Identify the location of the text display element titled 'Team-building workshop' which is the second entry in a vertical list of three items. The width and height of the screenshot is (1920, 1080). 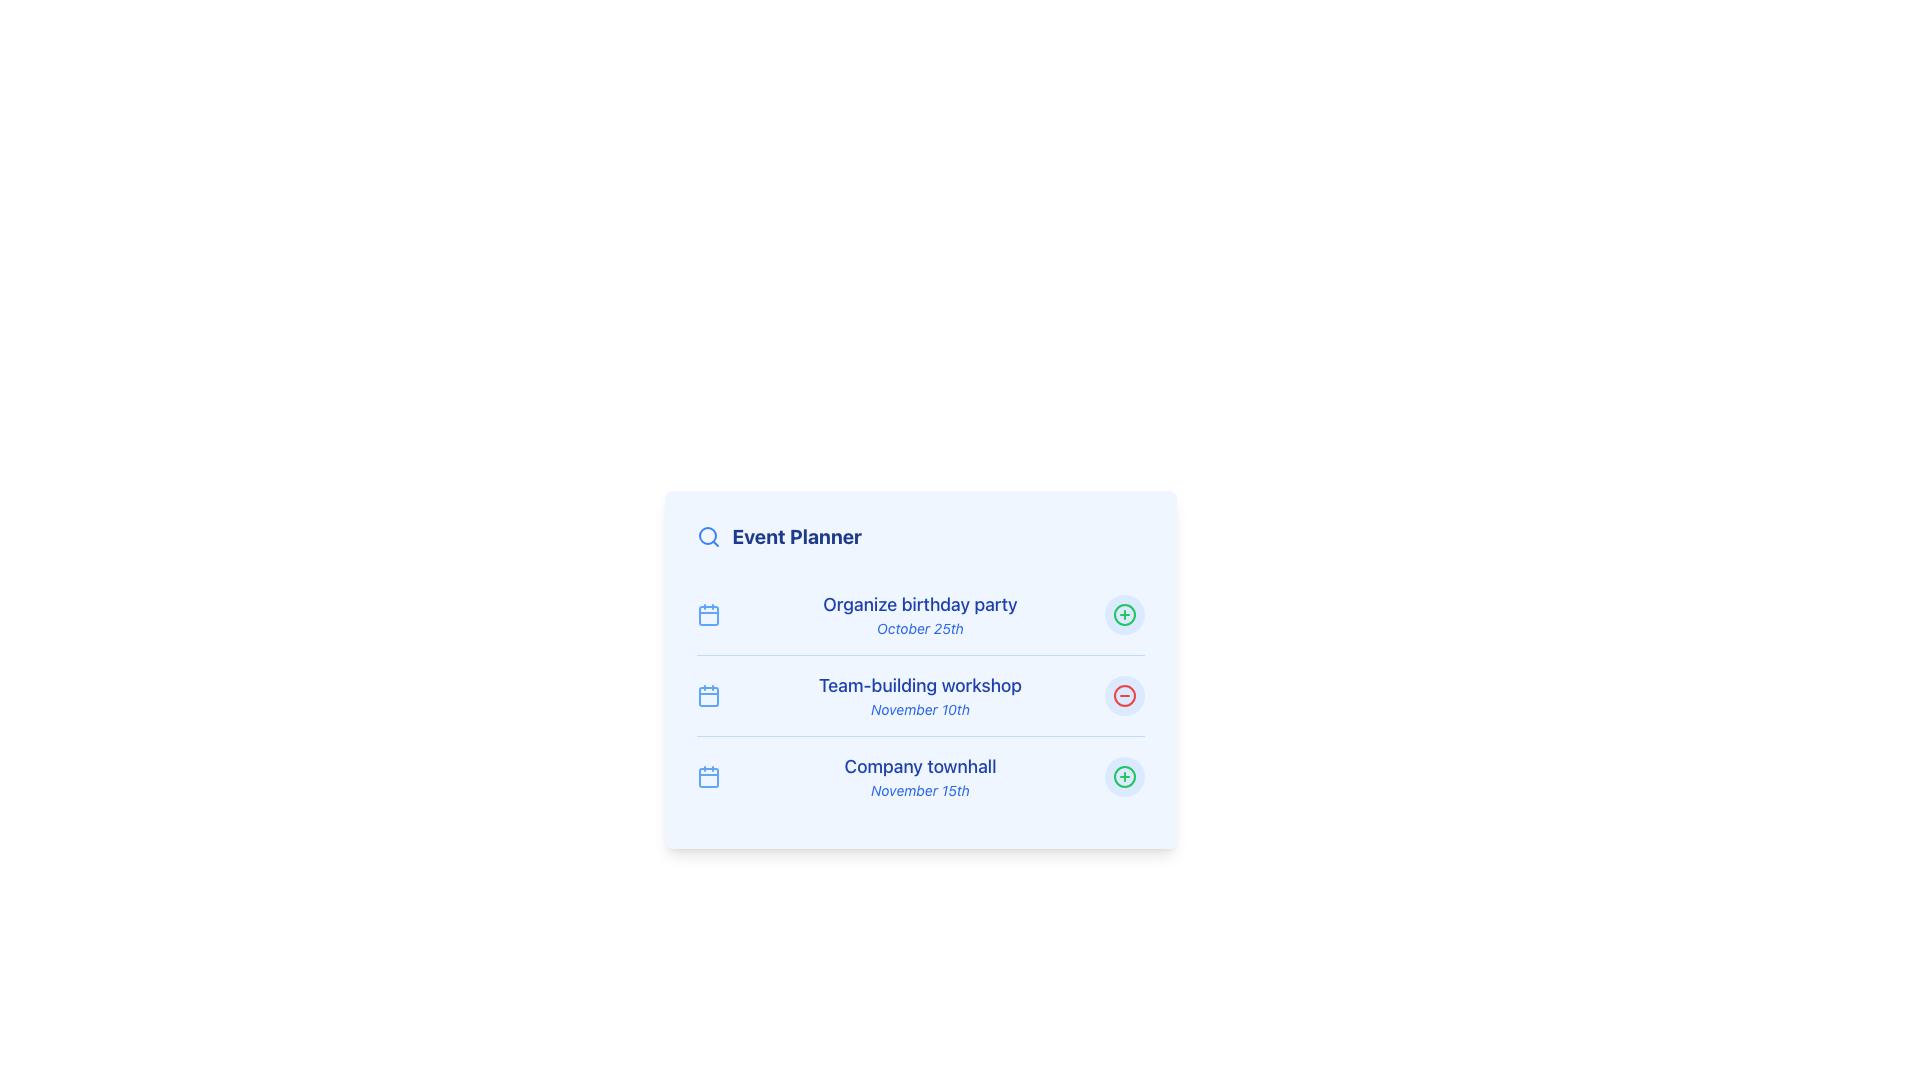
(919, 694).